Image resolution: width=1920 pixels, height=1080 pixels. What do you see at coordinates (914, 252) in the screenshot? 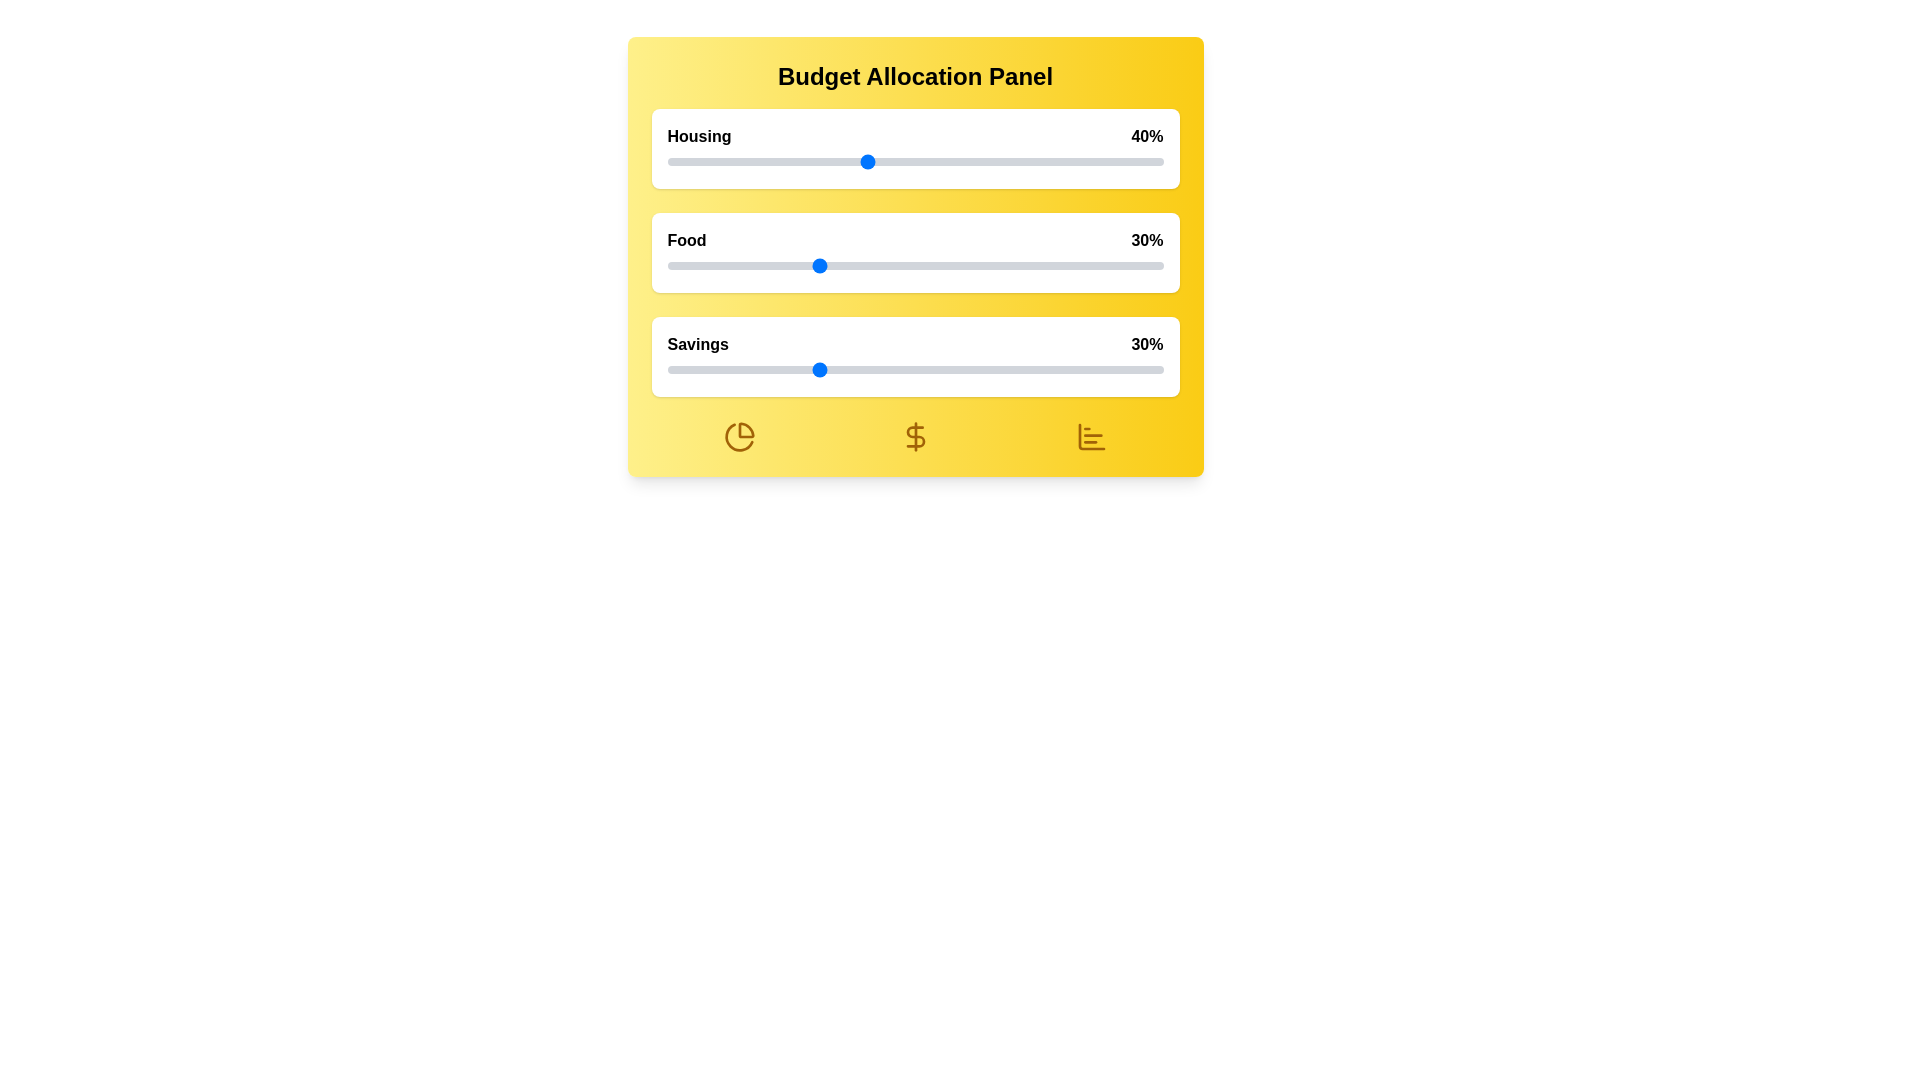
I see `the slider input labeled 'Food'` at bounding box center [914, 252].